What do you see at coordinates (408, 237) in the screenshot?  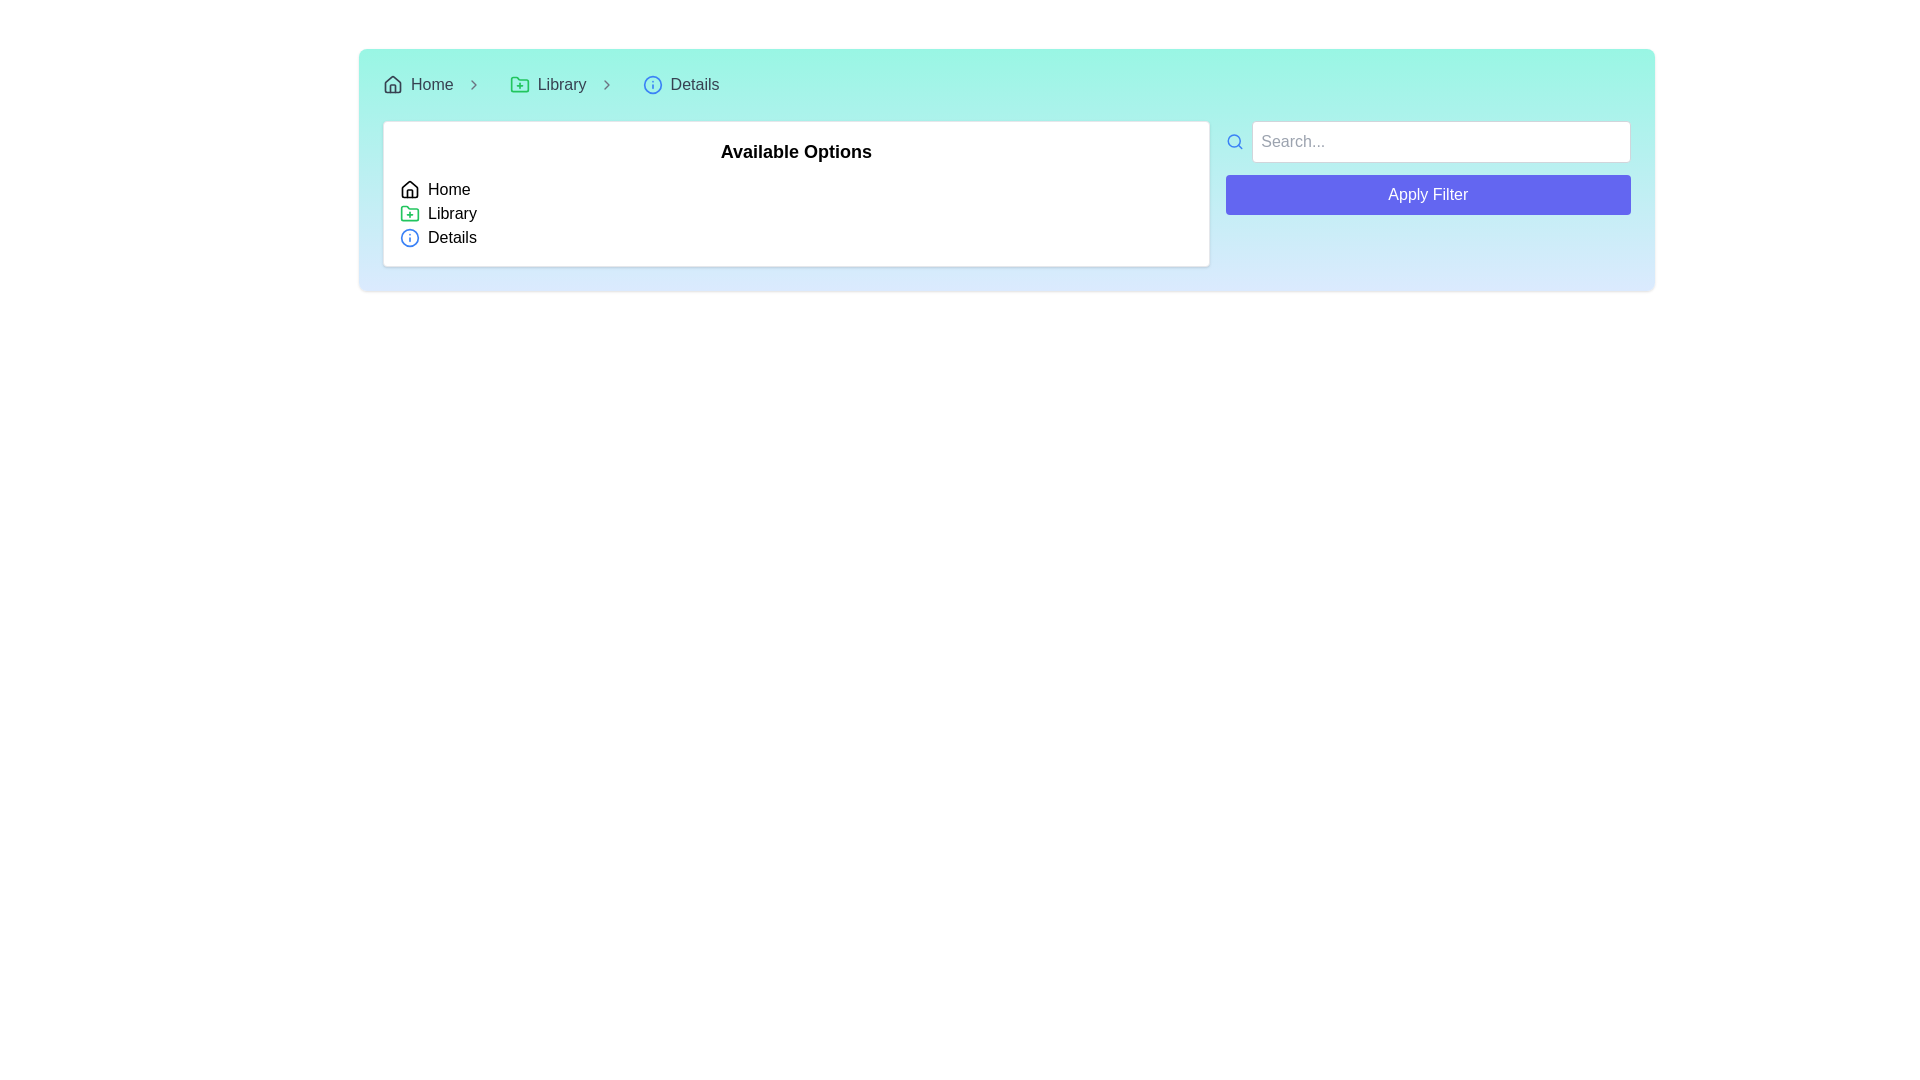 I see `the small circular information icon with a blue outline, located to the left of the 'Details' text label` at bounding box center [408, 237].